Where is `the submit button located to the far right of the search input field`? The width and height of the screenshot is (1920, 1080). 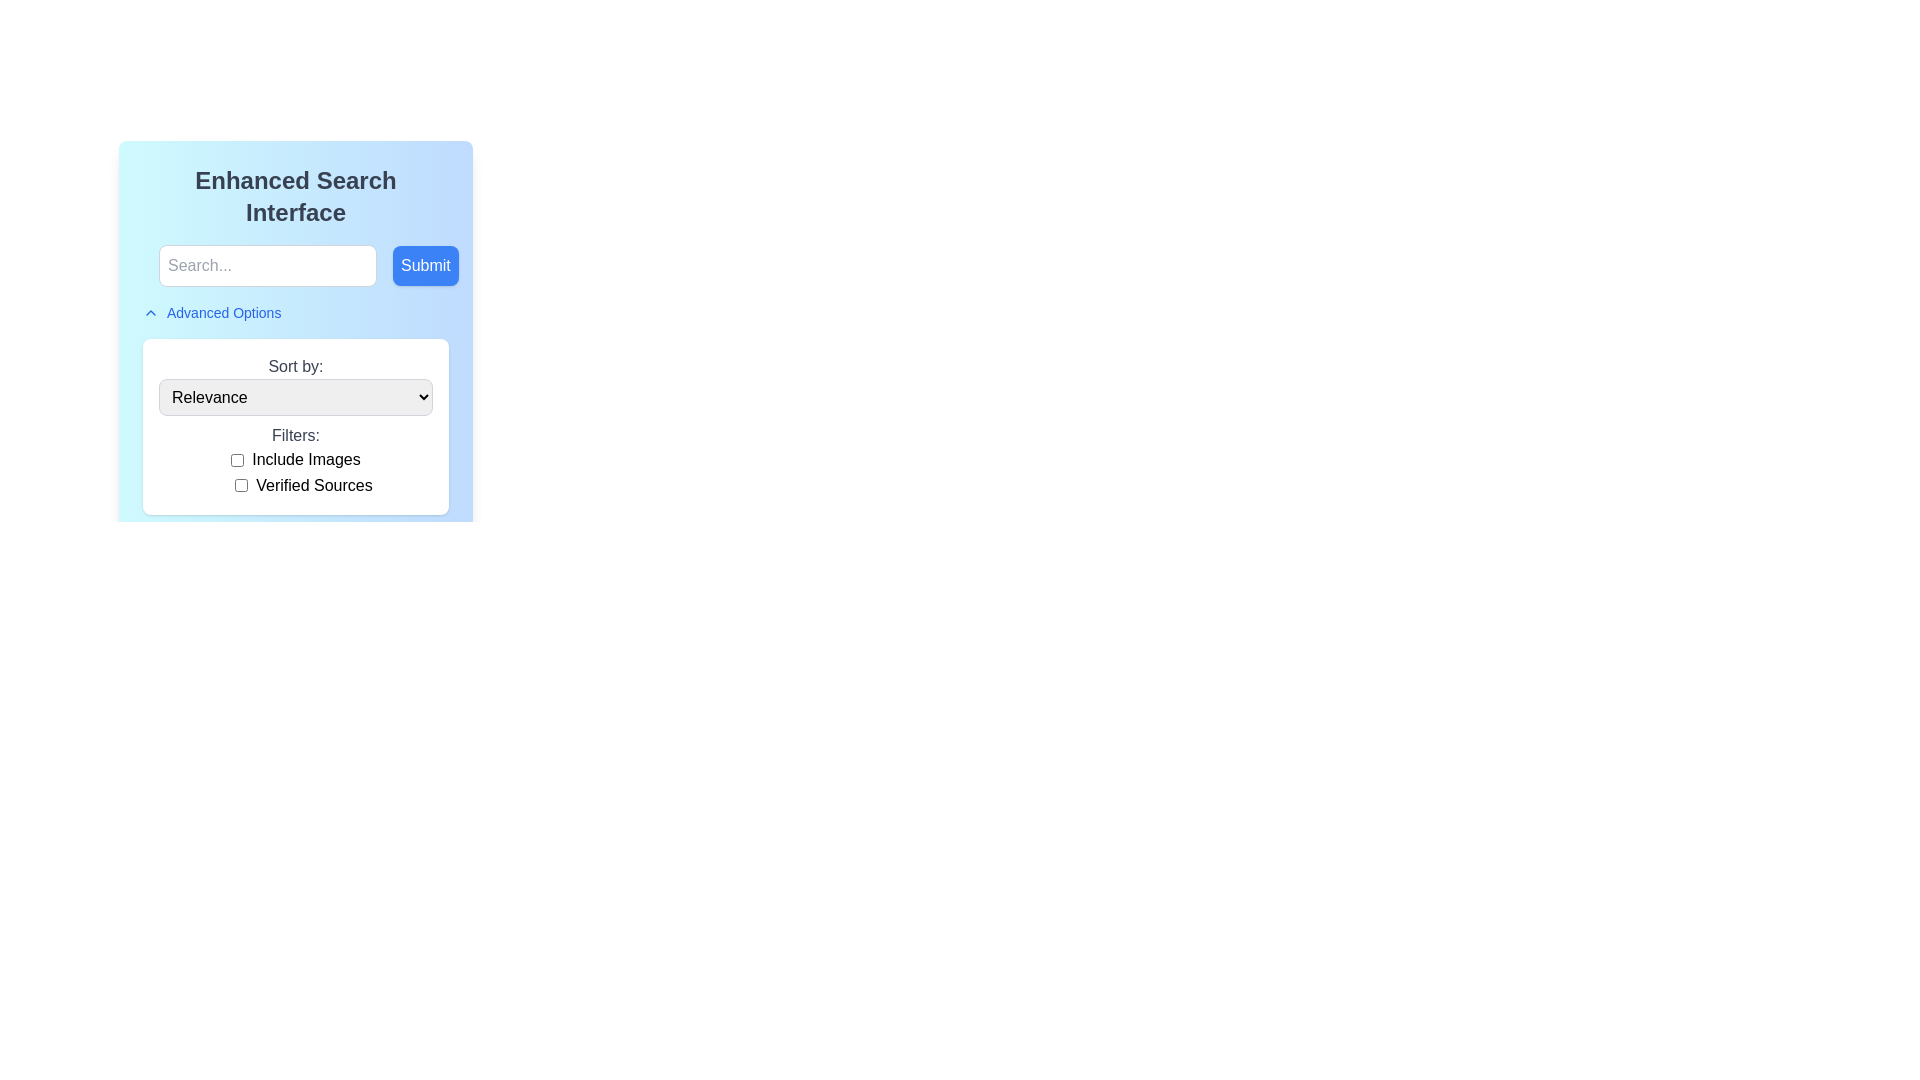
the submit button located to the far right of the search input field is located at coordinates (424, 265).